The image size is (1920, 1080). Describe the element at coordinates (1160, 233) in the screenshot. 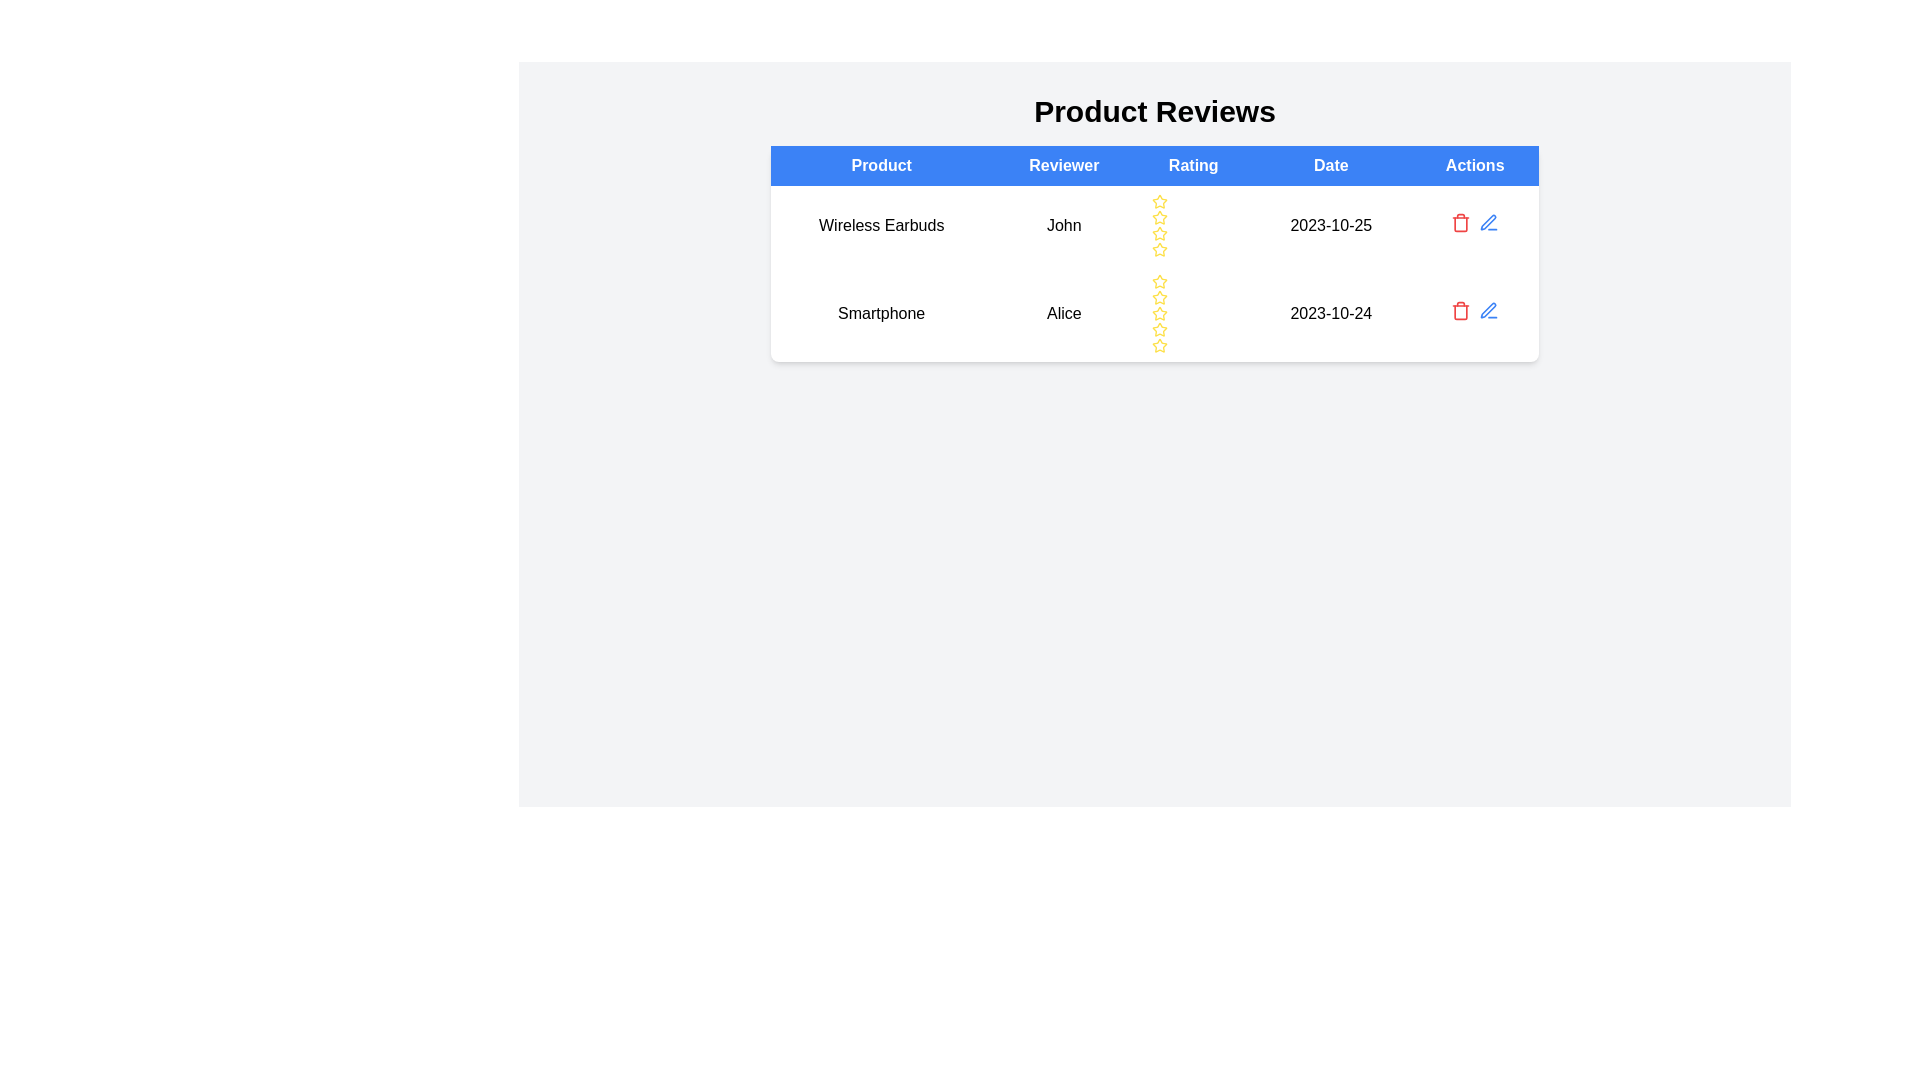

I see `the fifth yellow star icon with a hollow center in the 'Rating' column of the first row under the 'Wireless Earbuds' product` at that location.